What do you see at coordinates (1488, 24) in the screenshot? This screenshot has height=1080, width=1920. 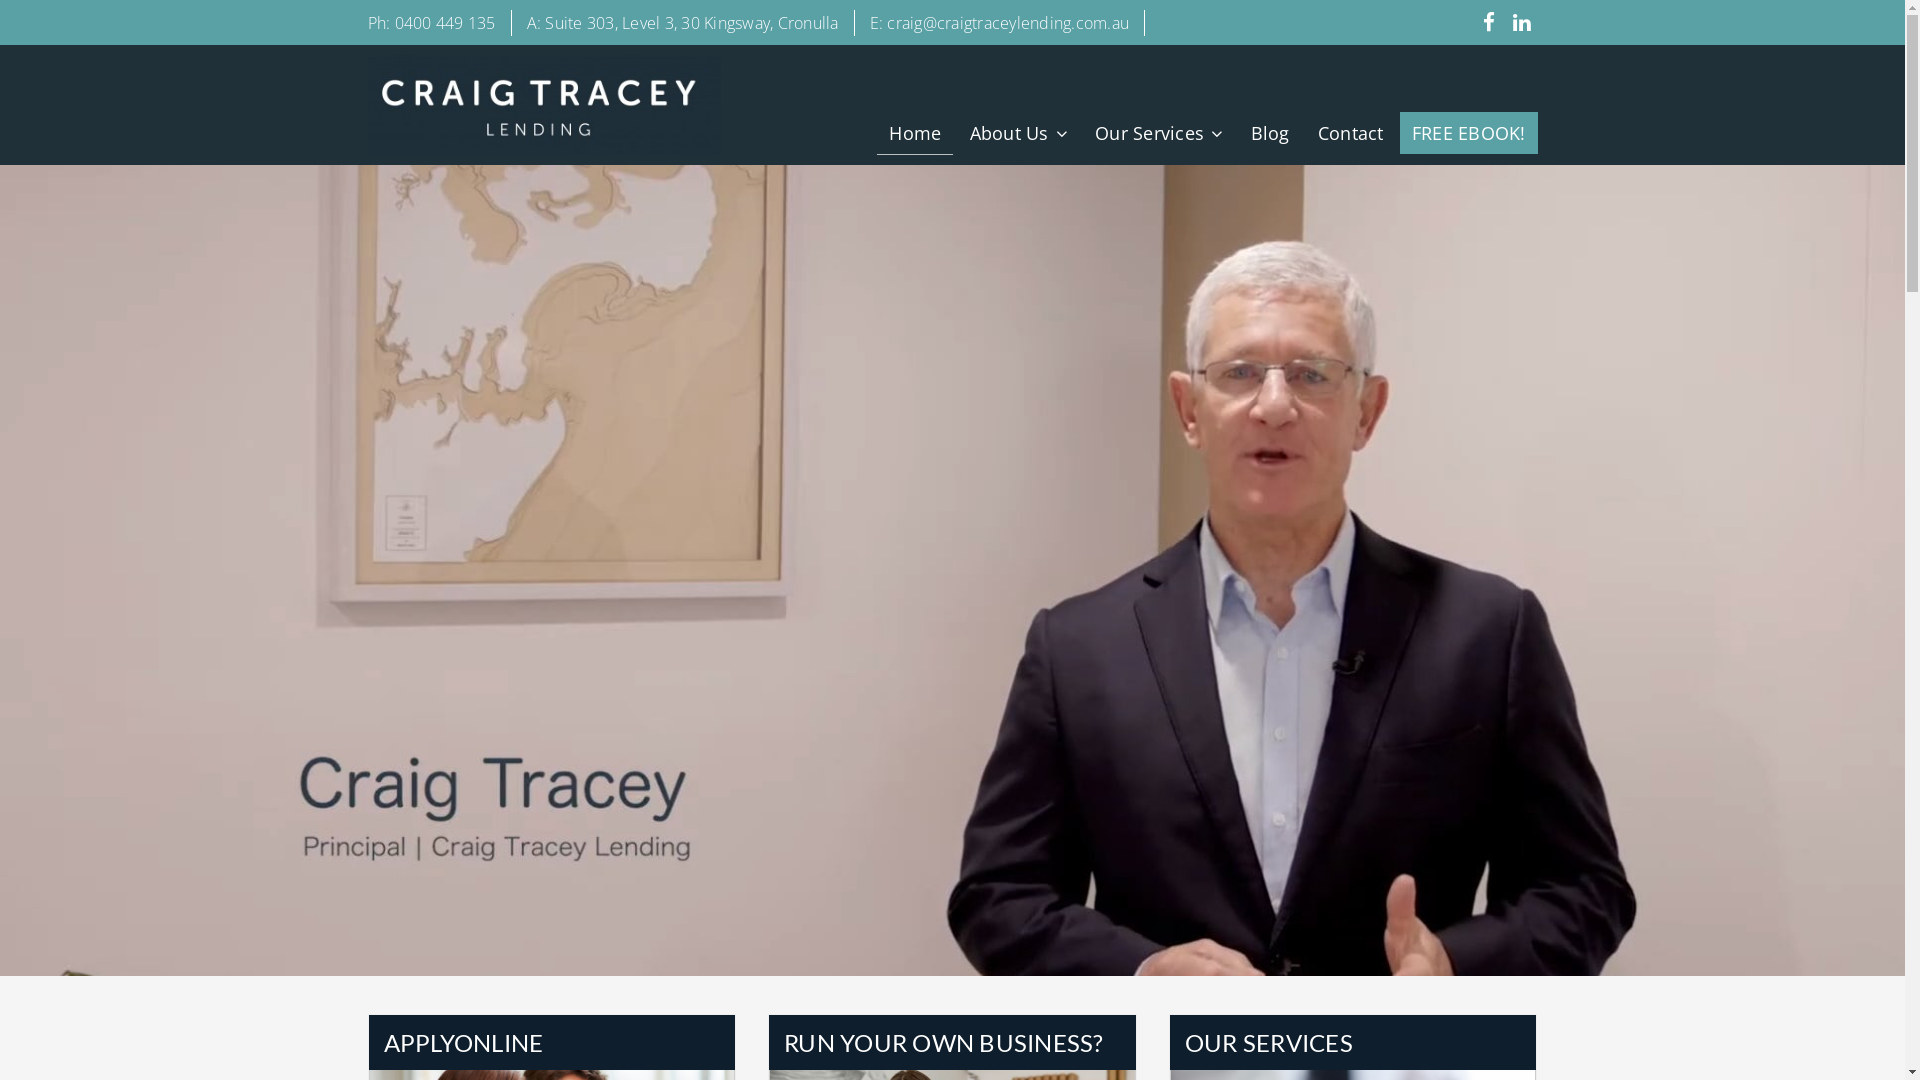 I see `'Like us on Facebook'` at bounding box center [1488, 24].